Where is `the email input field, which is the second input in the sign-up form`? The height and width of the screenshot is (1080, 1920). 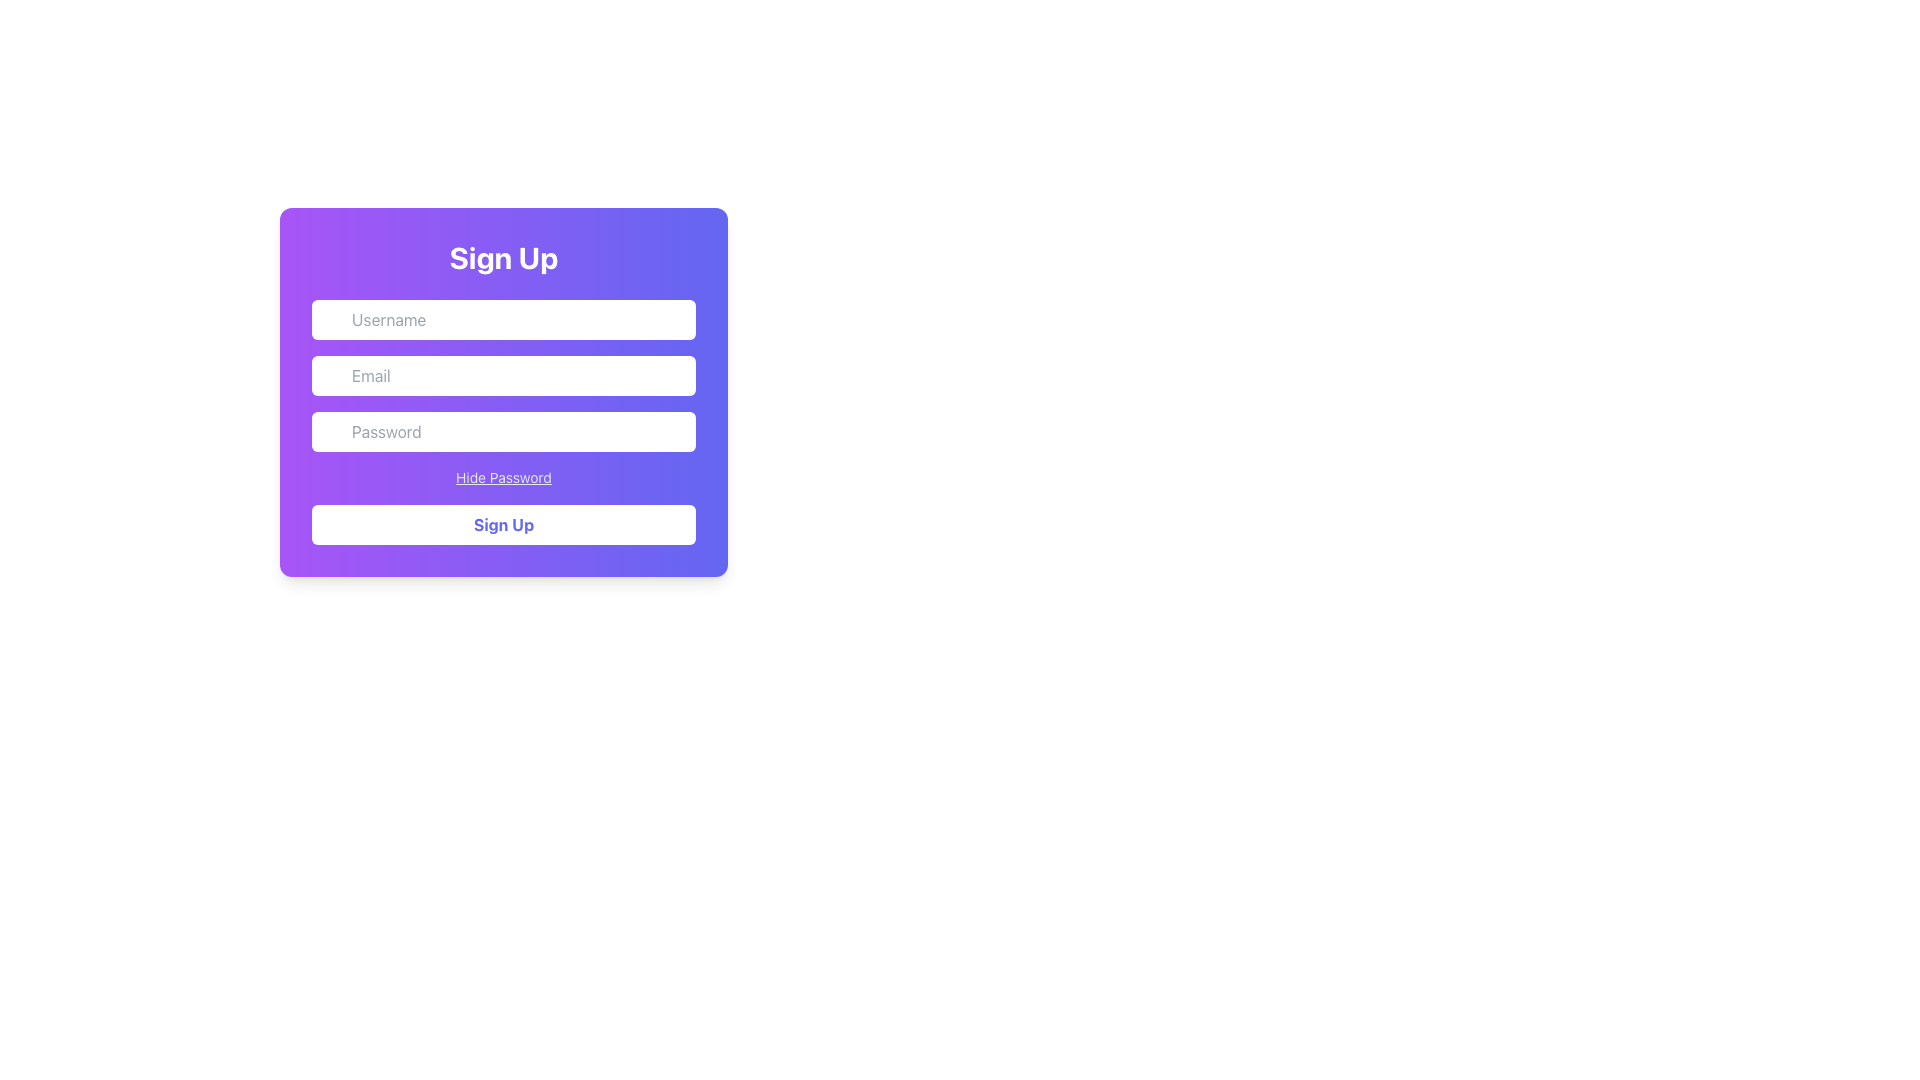 the email input field, which is the second input in the sign-up form is located at coordinates (504, 375).